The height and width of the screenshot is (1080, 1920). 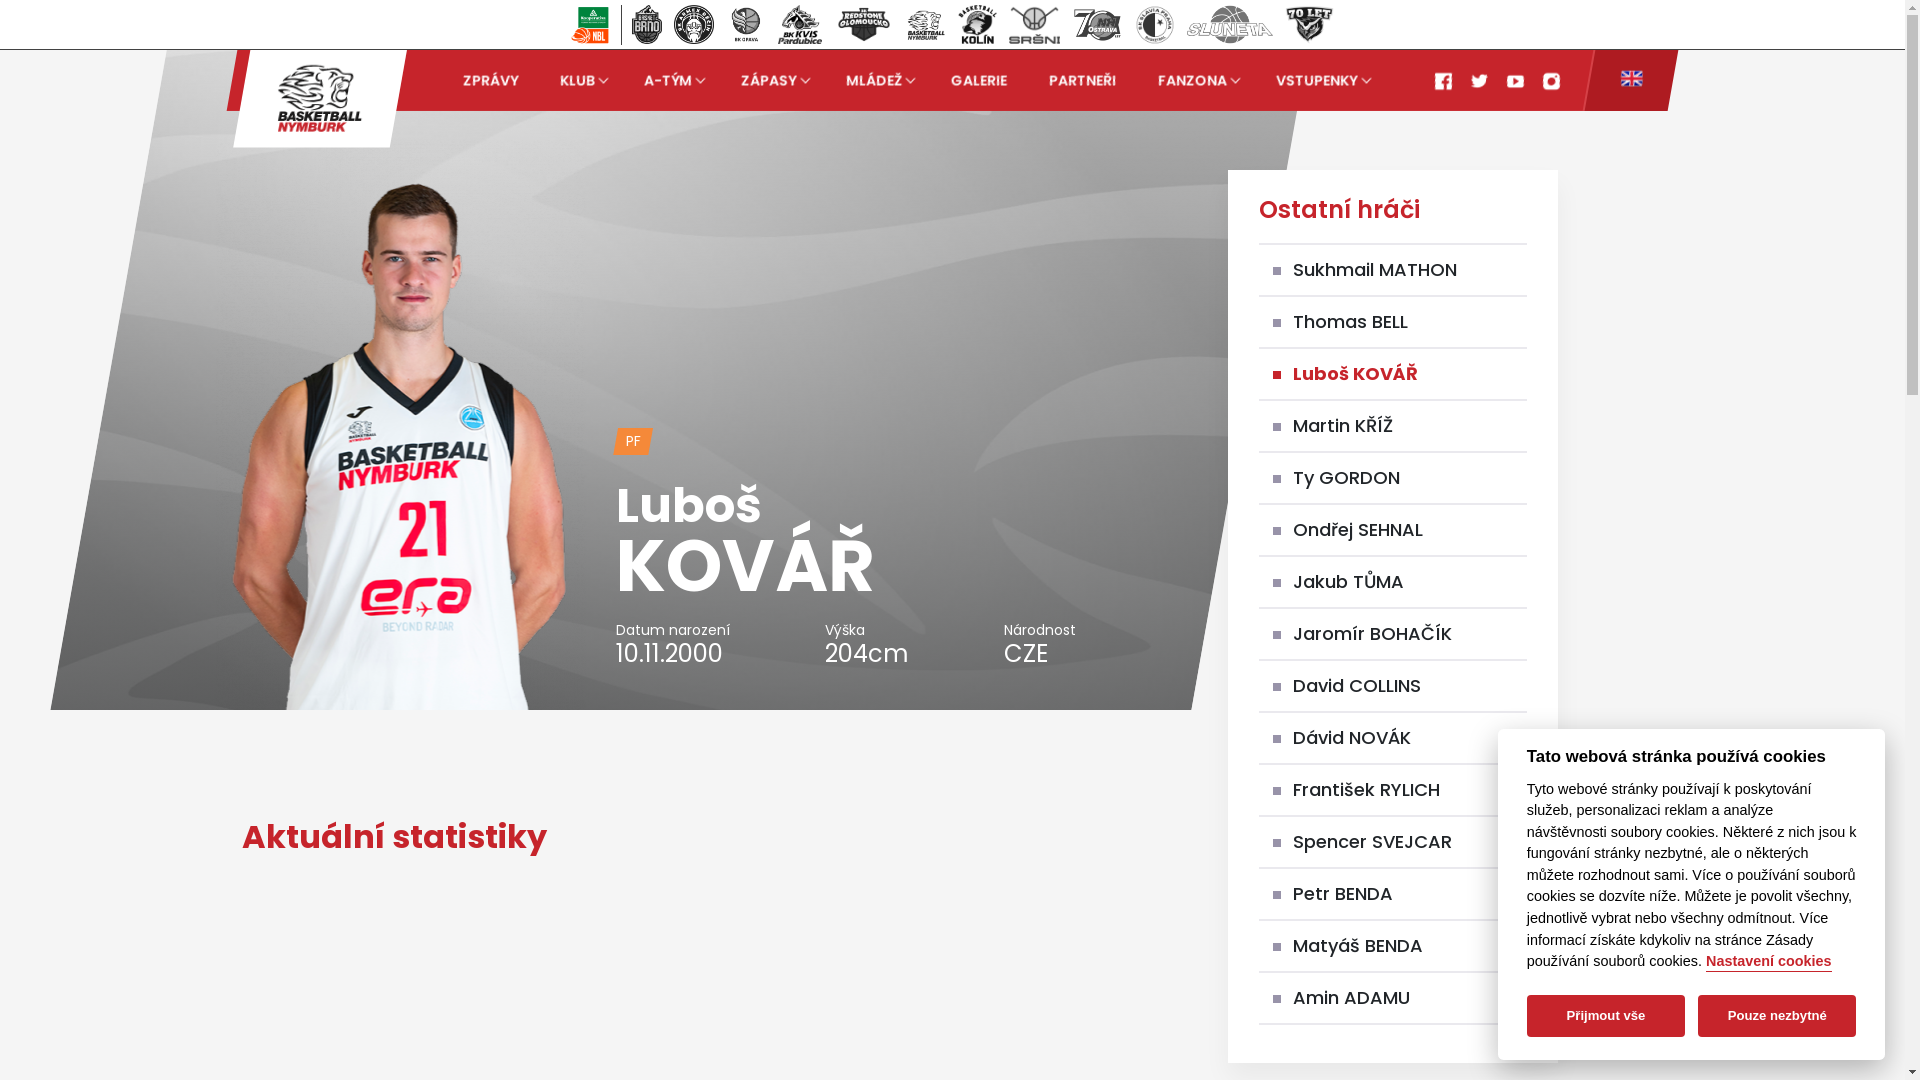 I want to click on 'Amin ADAMU', so click(x=1351, y=997).